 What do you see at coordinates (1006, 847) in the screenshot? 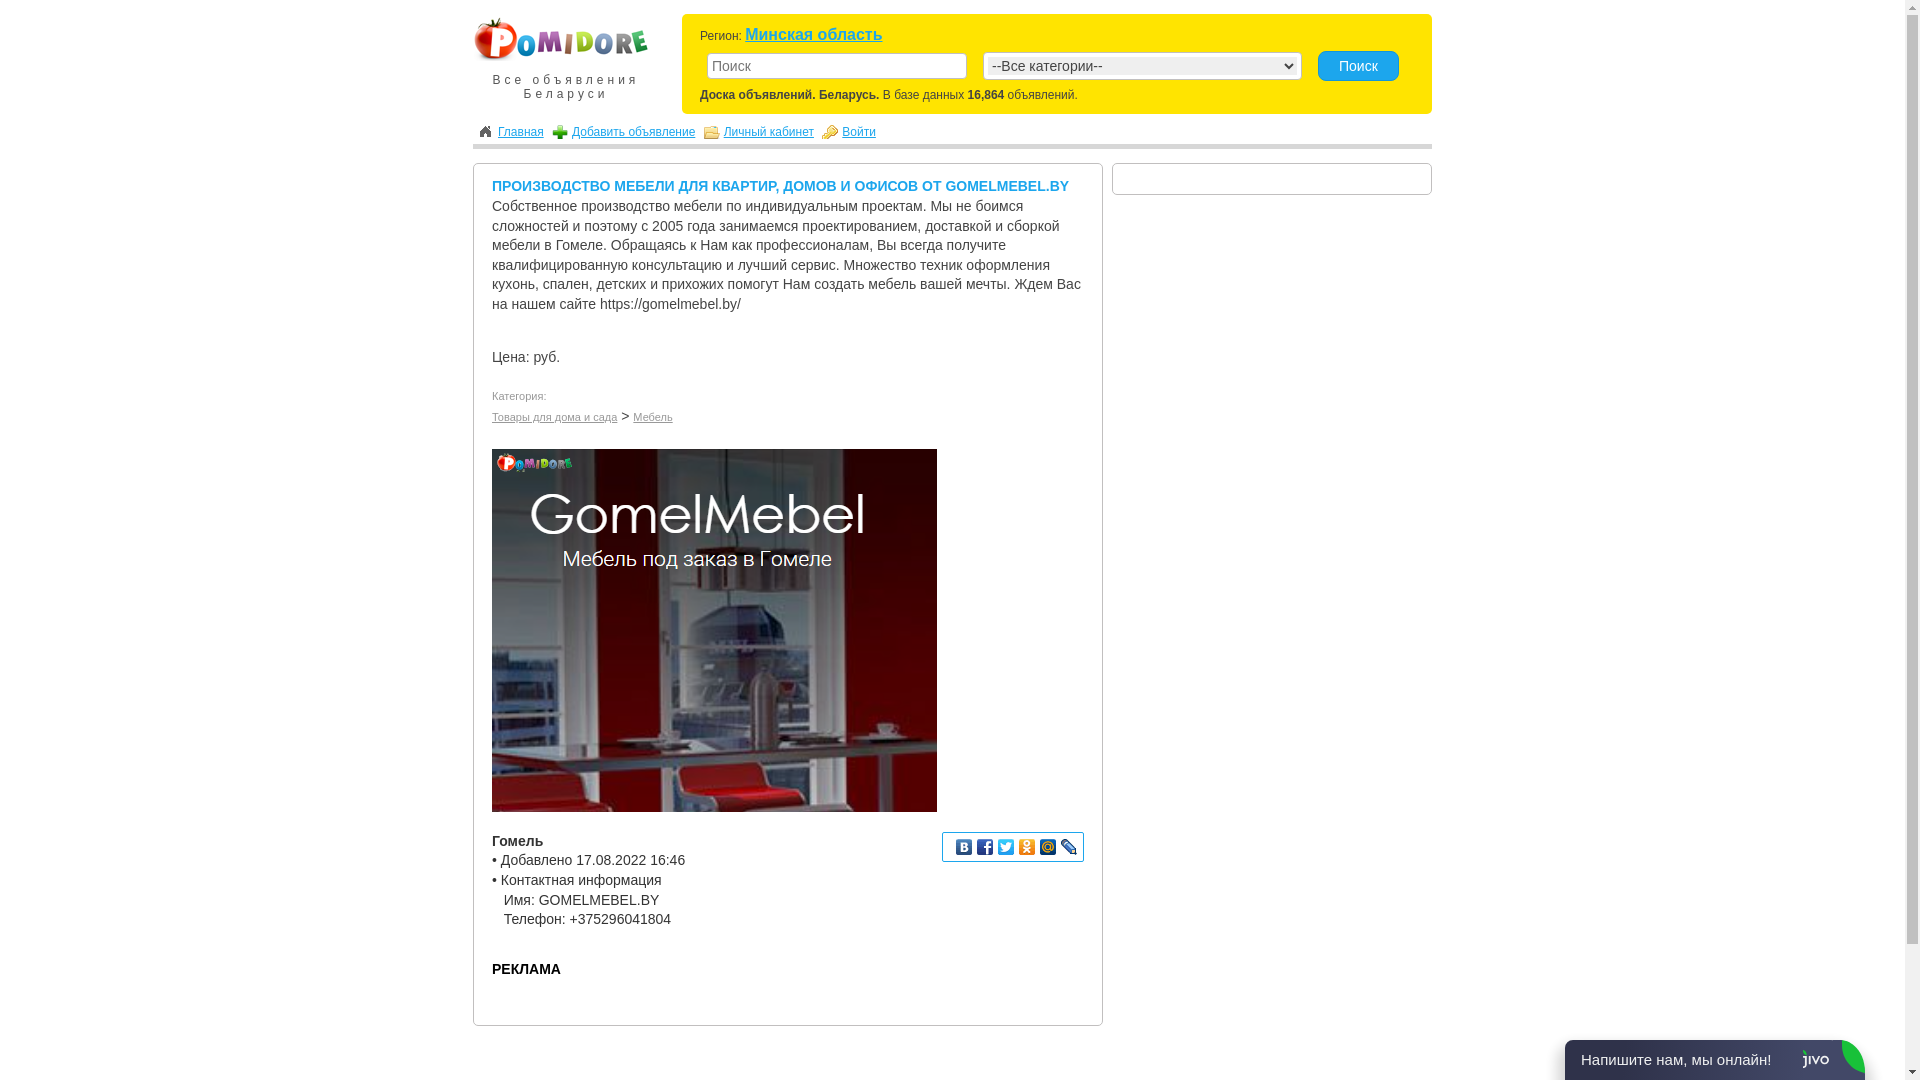
I see `'Twitter'` at bounding box center [1006, 847].